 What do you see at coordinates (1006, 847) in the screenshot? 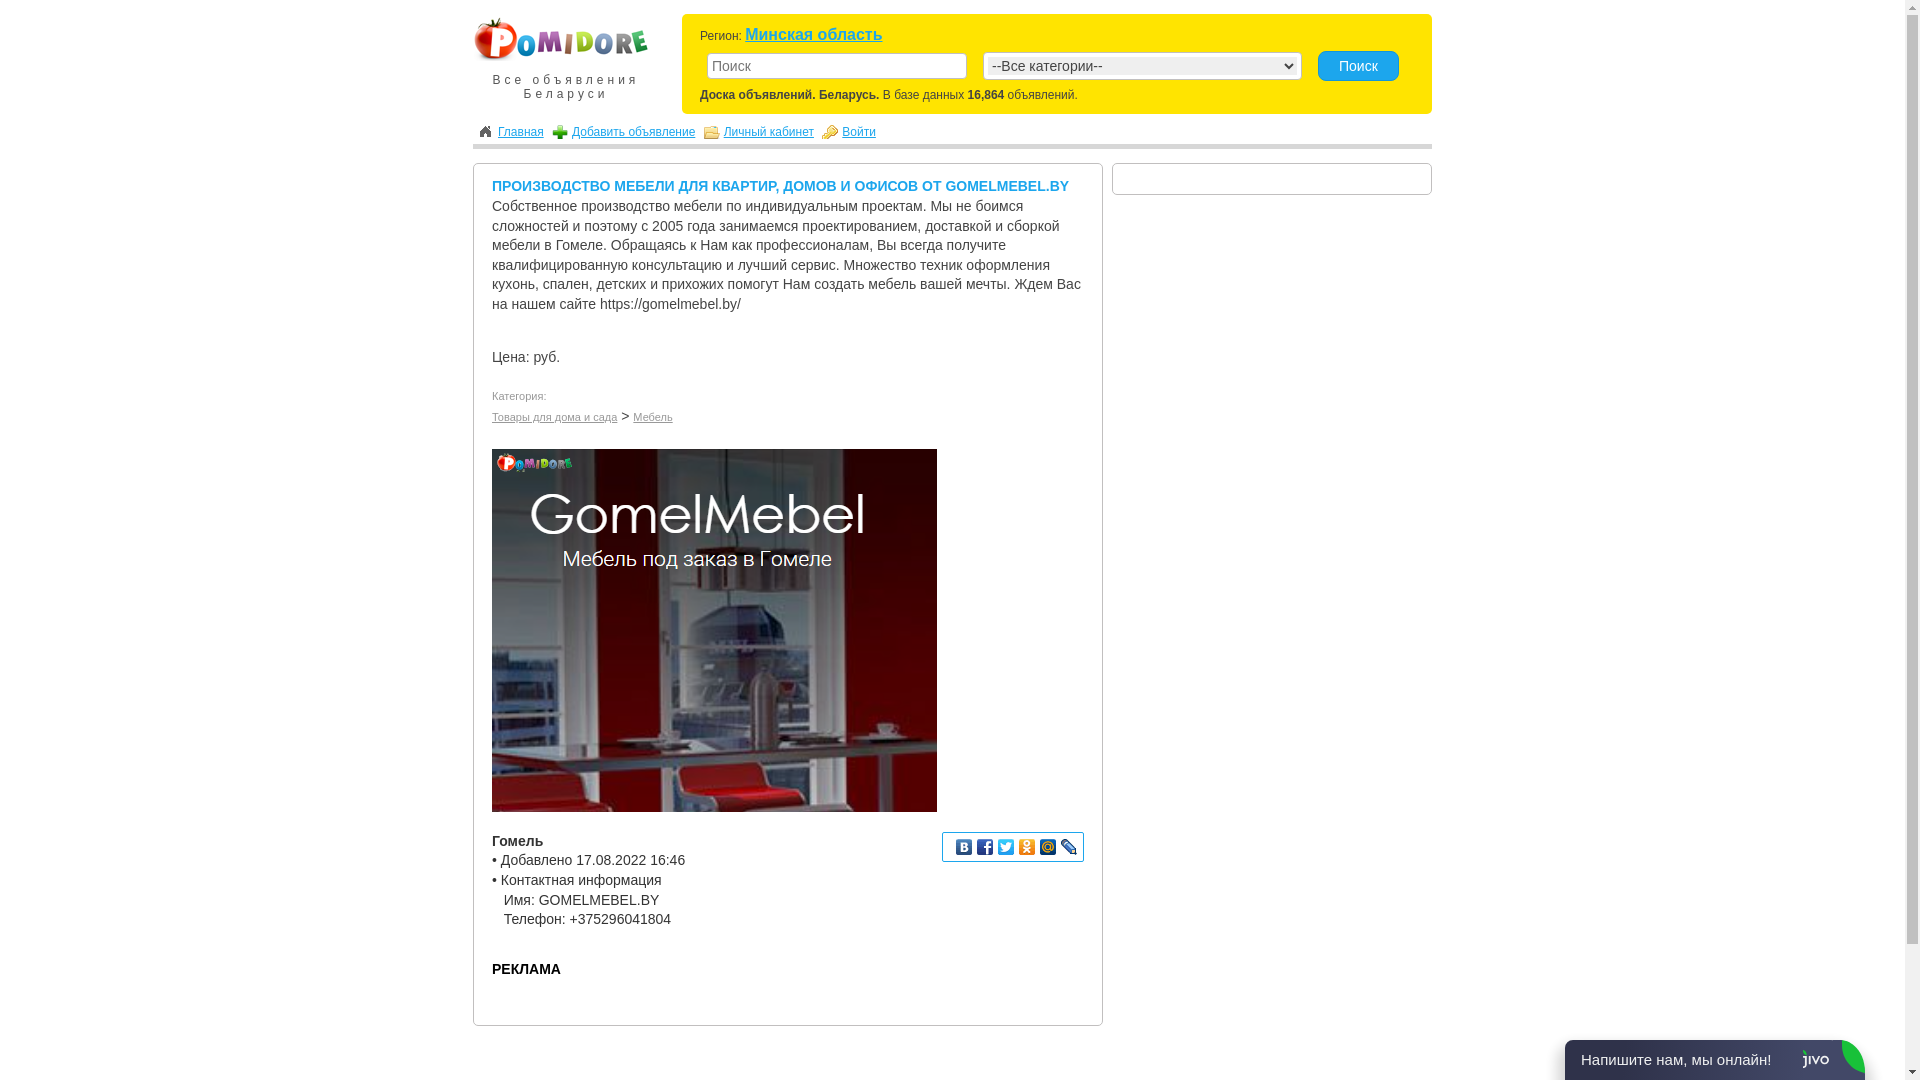
I see `'Twitter'` at bounding box center [1006, 847].